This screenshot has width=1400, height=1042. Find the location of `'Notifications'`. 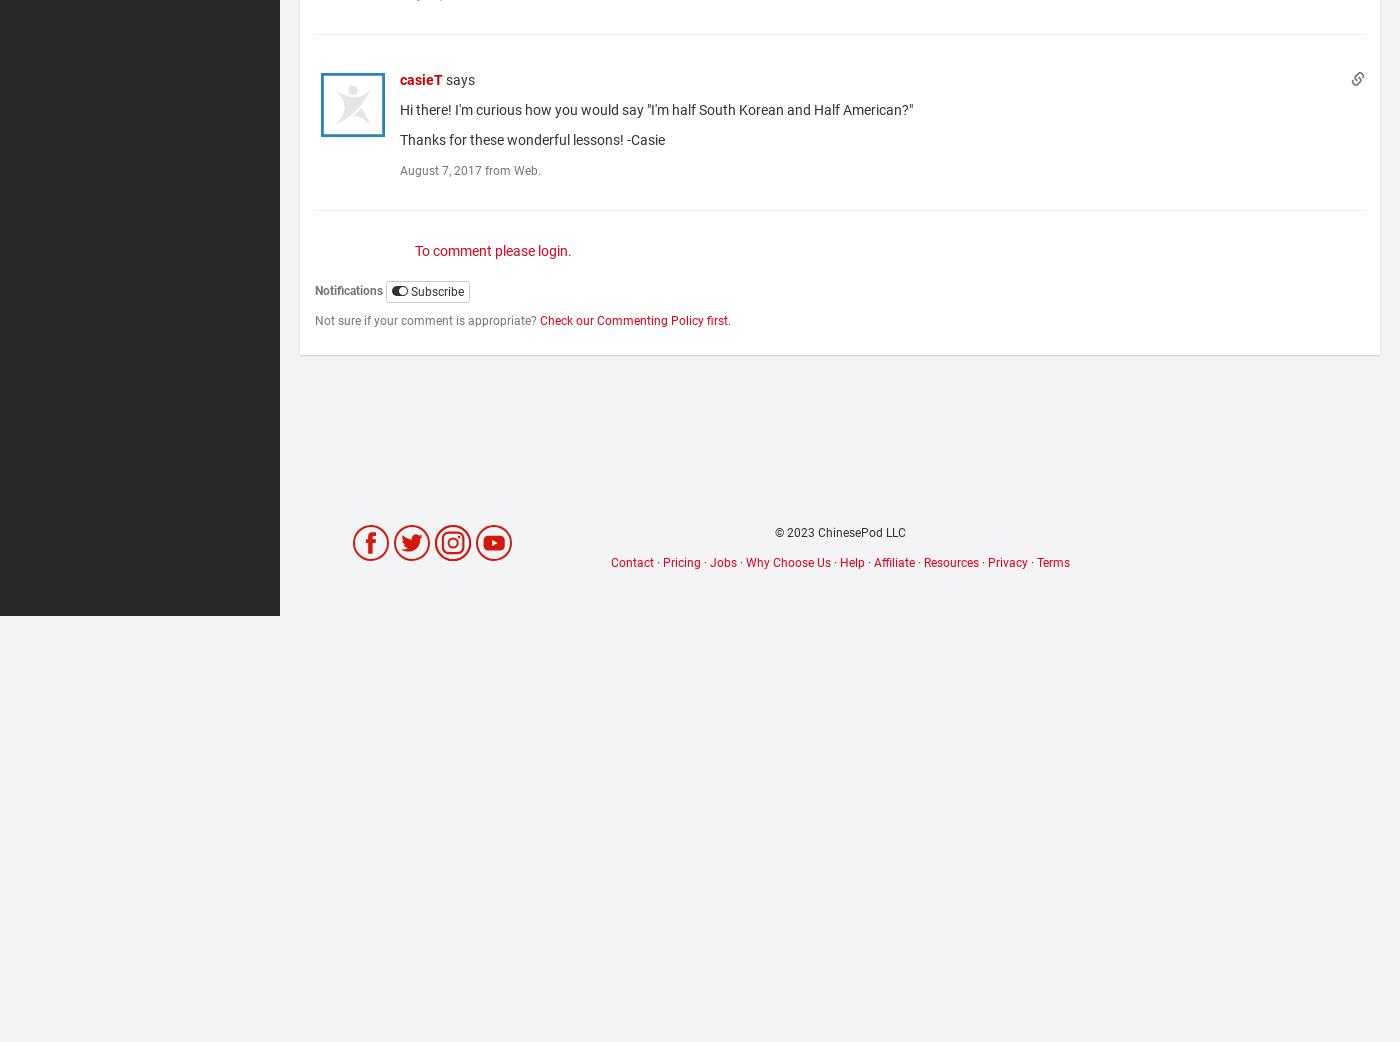

'Notifications' is located at coordinates (349, 291).